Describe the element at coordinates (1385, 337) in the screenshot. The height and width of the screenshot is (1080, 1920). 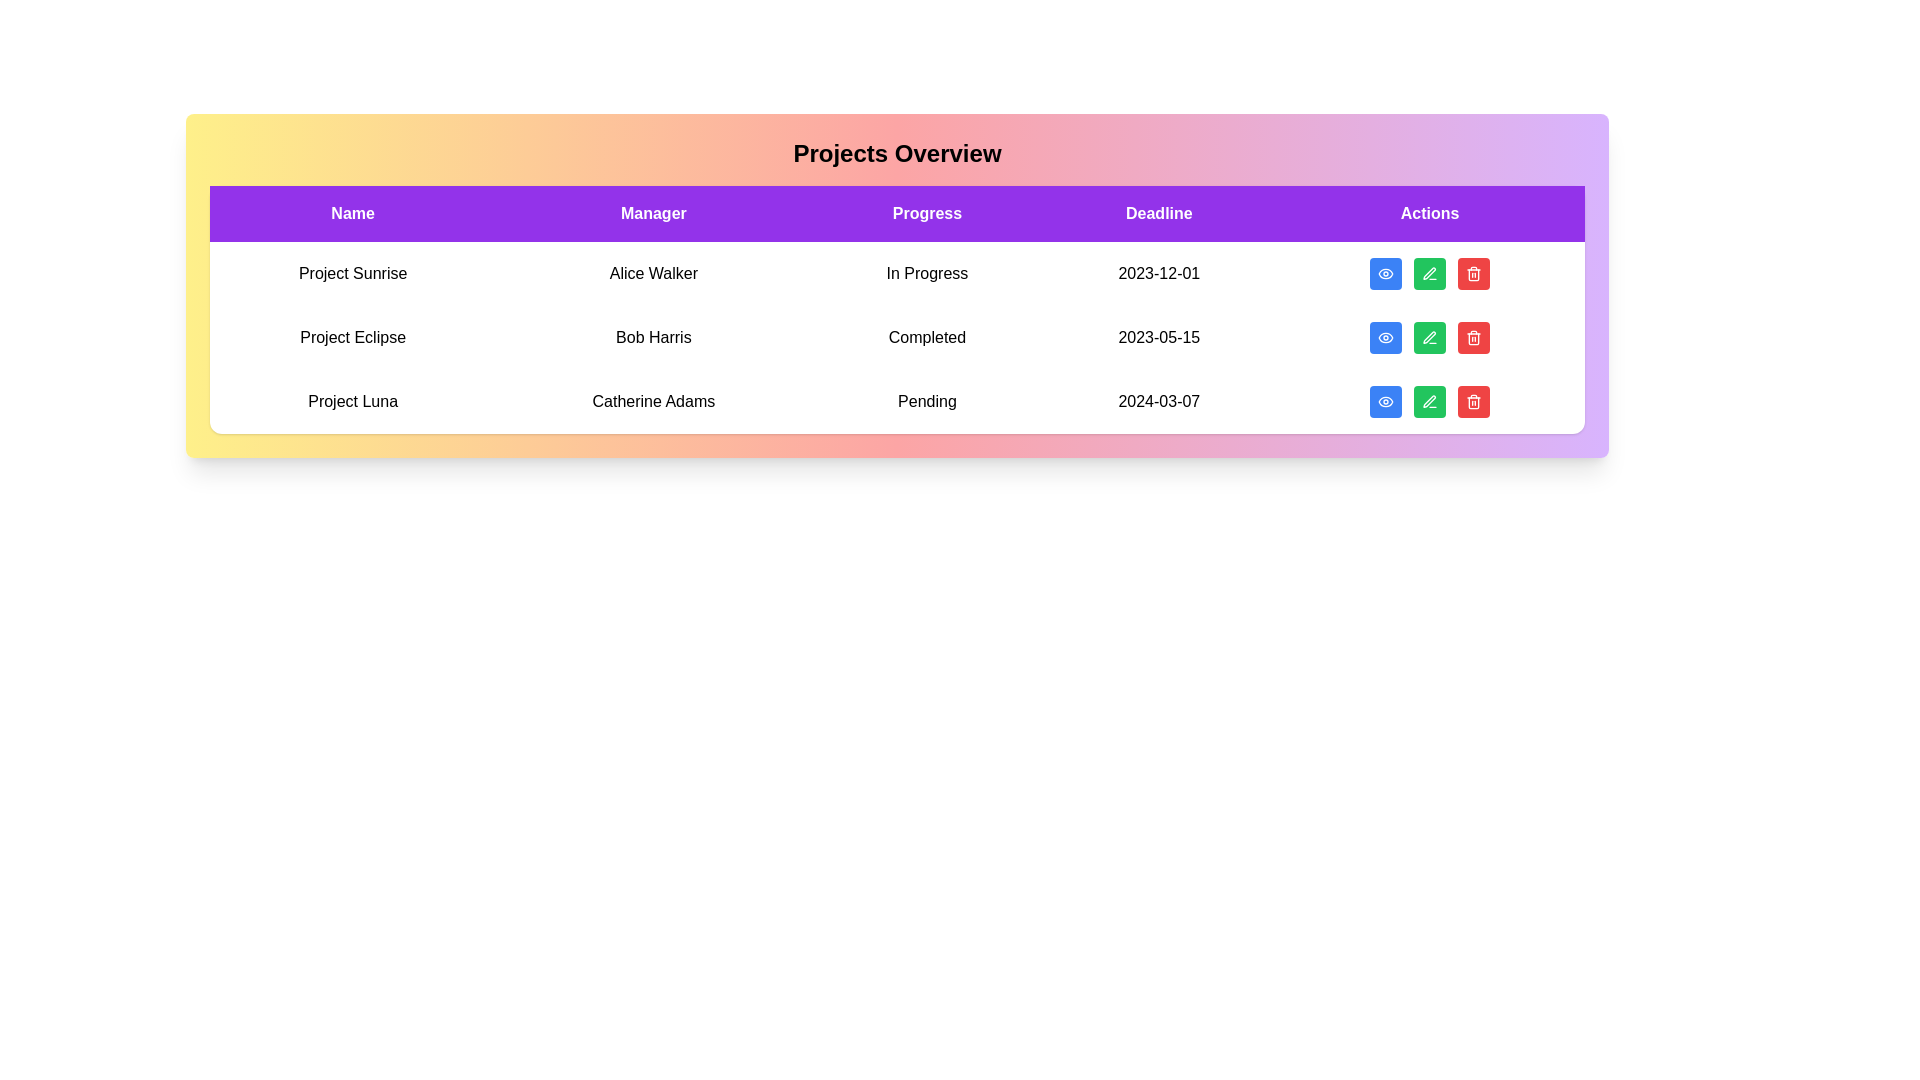
I see `'View' button for the project named Project Eclipse` at that location.